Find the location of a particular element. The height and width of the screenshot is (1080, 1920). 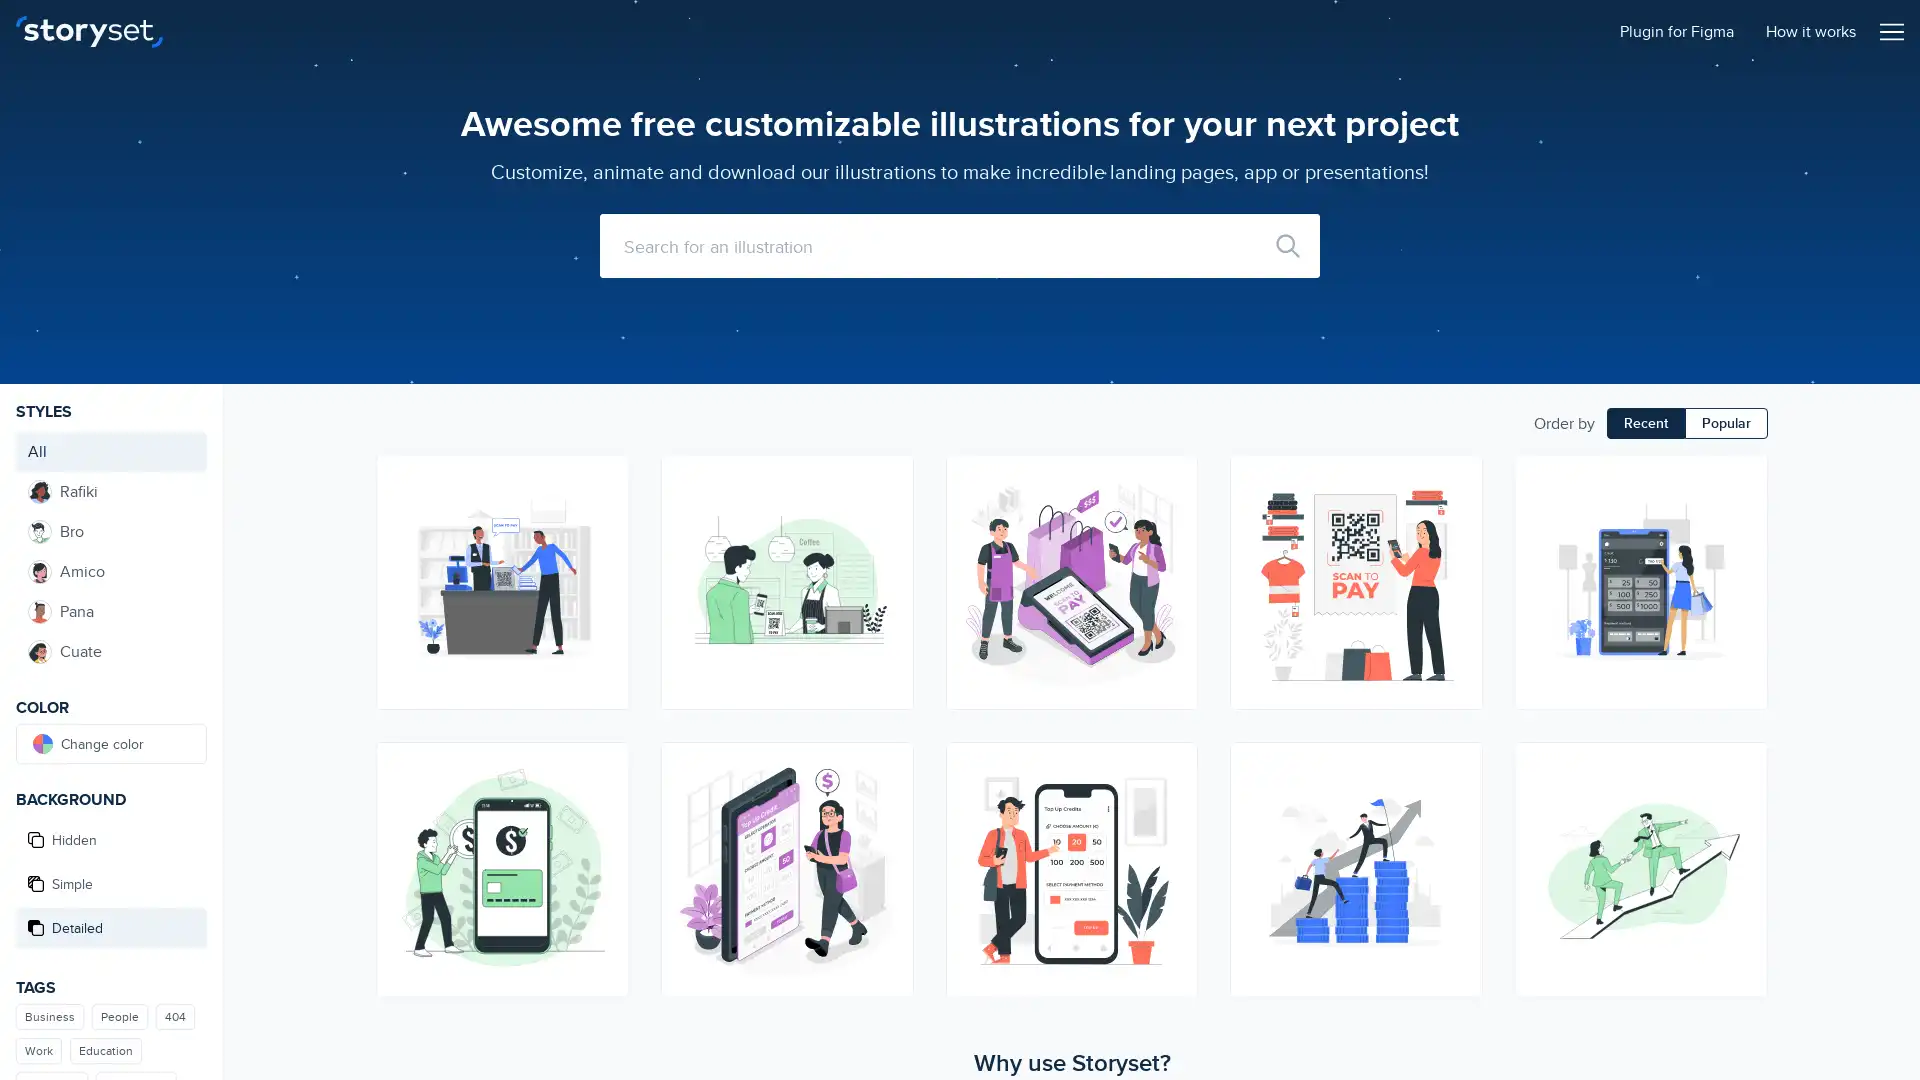

Pinterest icon Save is located at coordinates (887, 551).